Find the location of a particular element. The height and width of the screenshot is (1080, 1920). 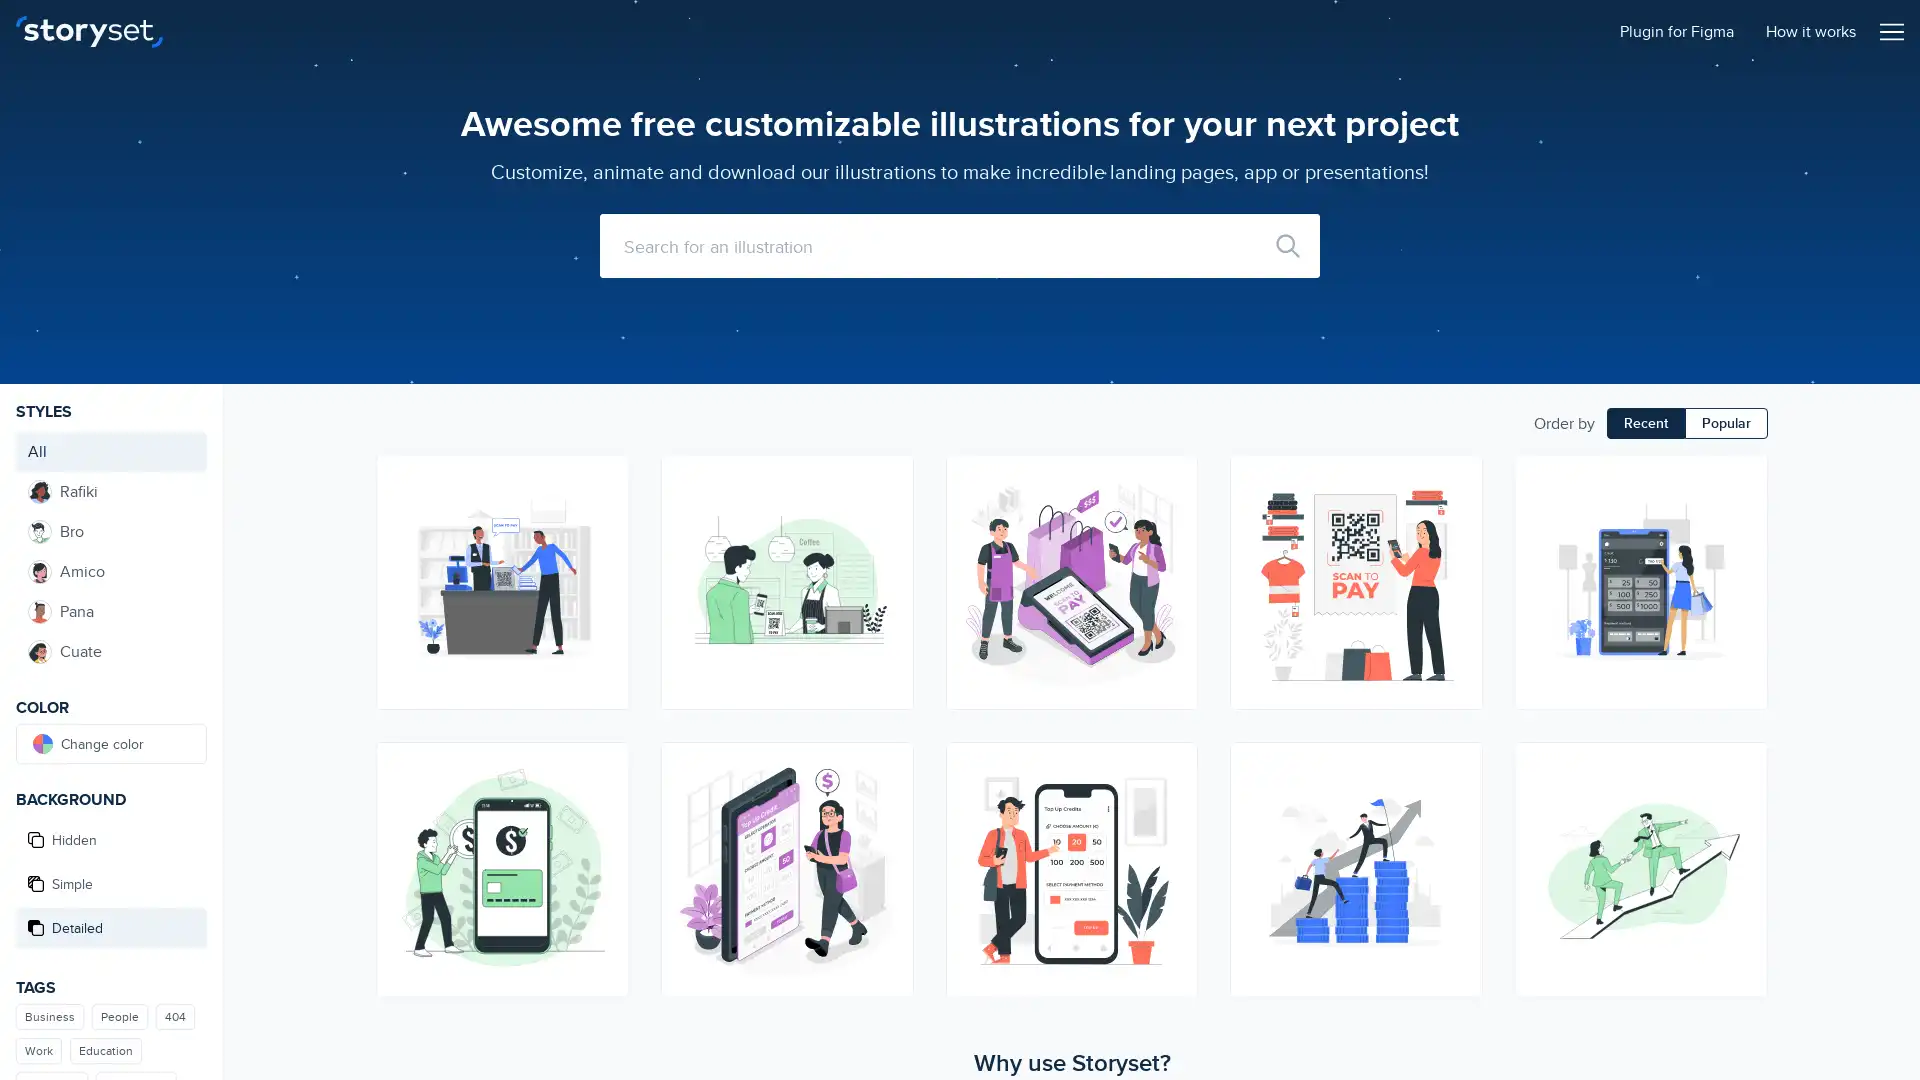

Pinterest icon Save is located at coordinates (887, 551).